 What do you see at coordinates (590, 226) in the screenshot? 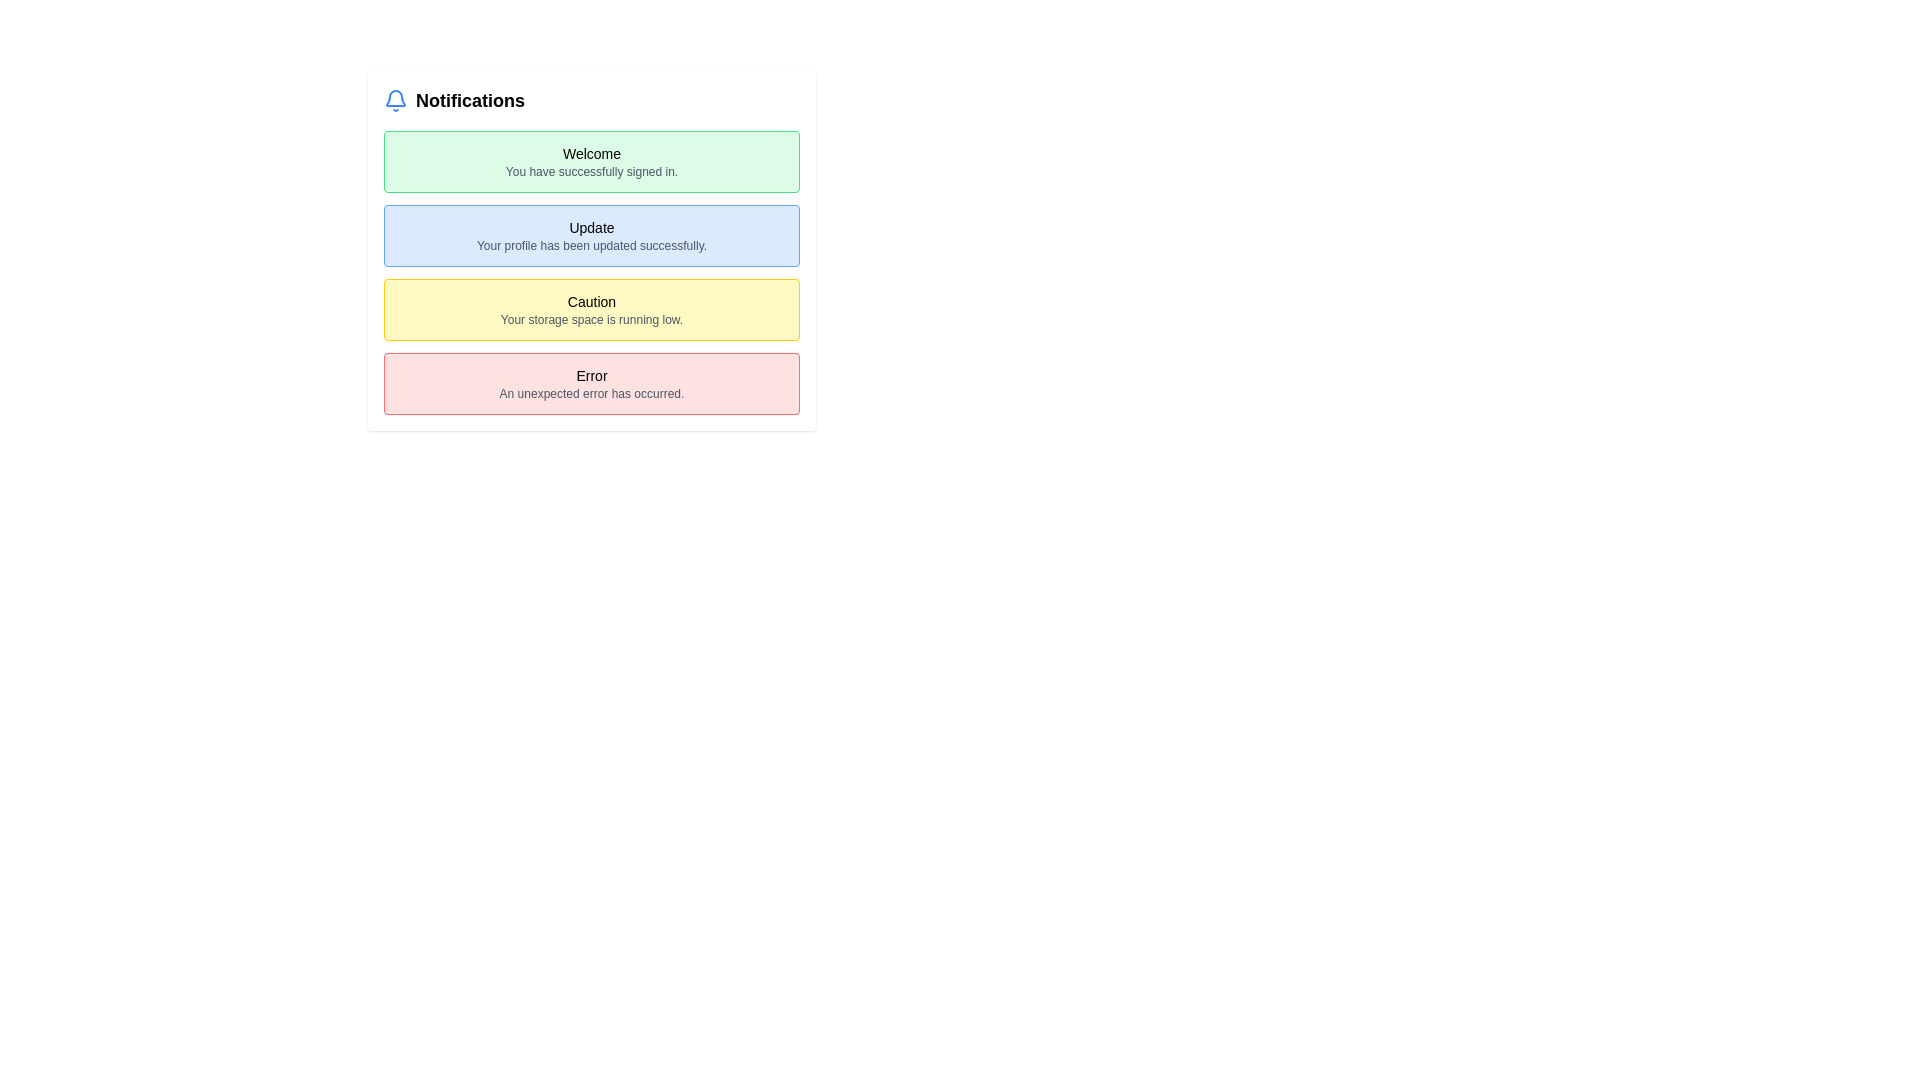
I see `the text label that serves as the title for the notification, which precedes the message 'Your profile has been updated successfully.'` at bounding box center [590, 226].